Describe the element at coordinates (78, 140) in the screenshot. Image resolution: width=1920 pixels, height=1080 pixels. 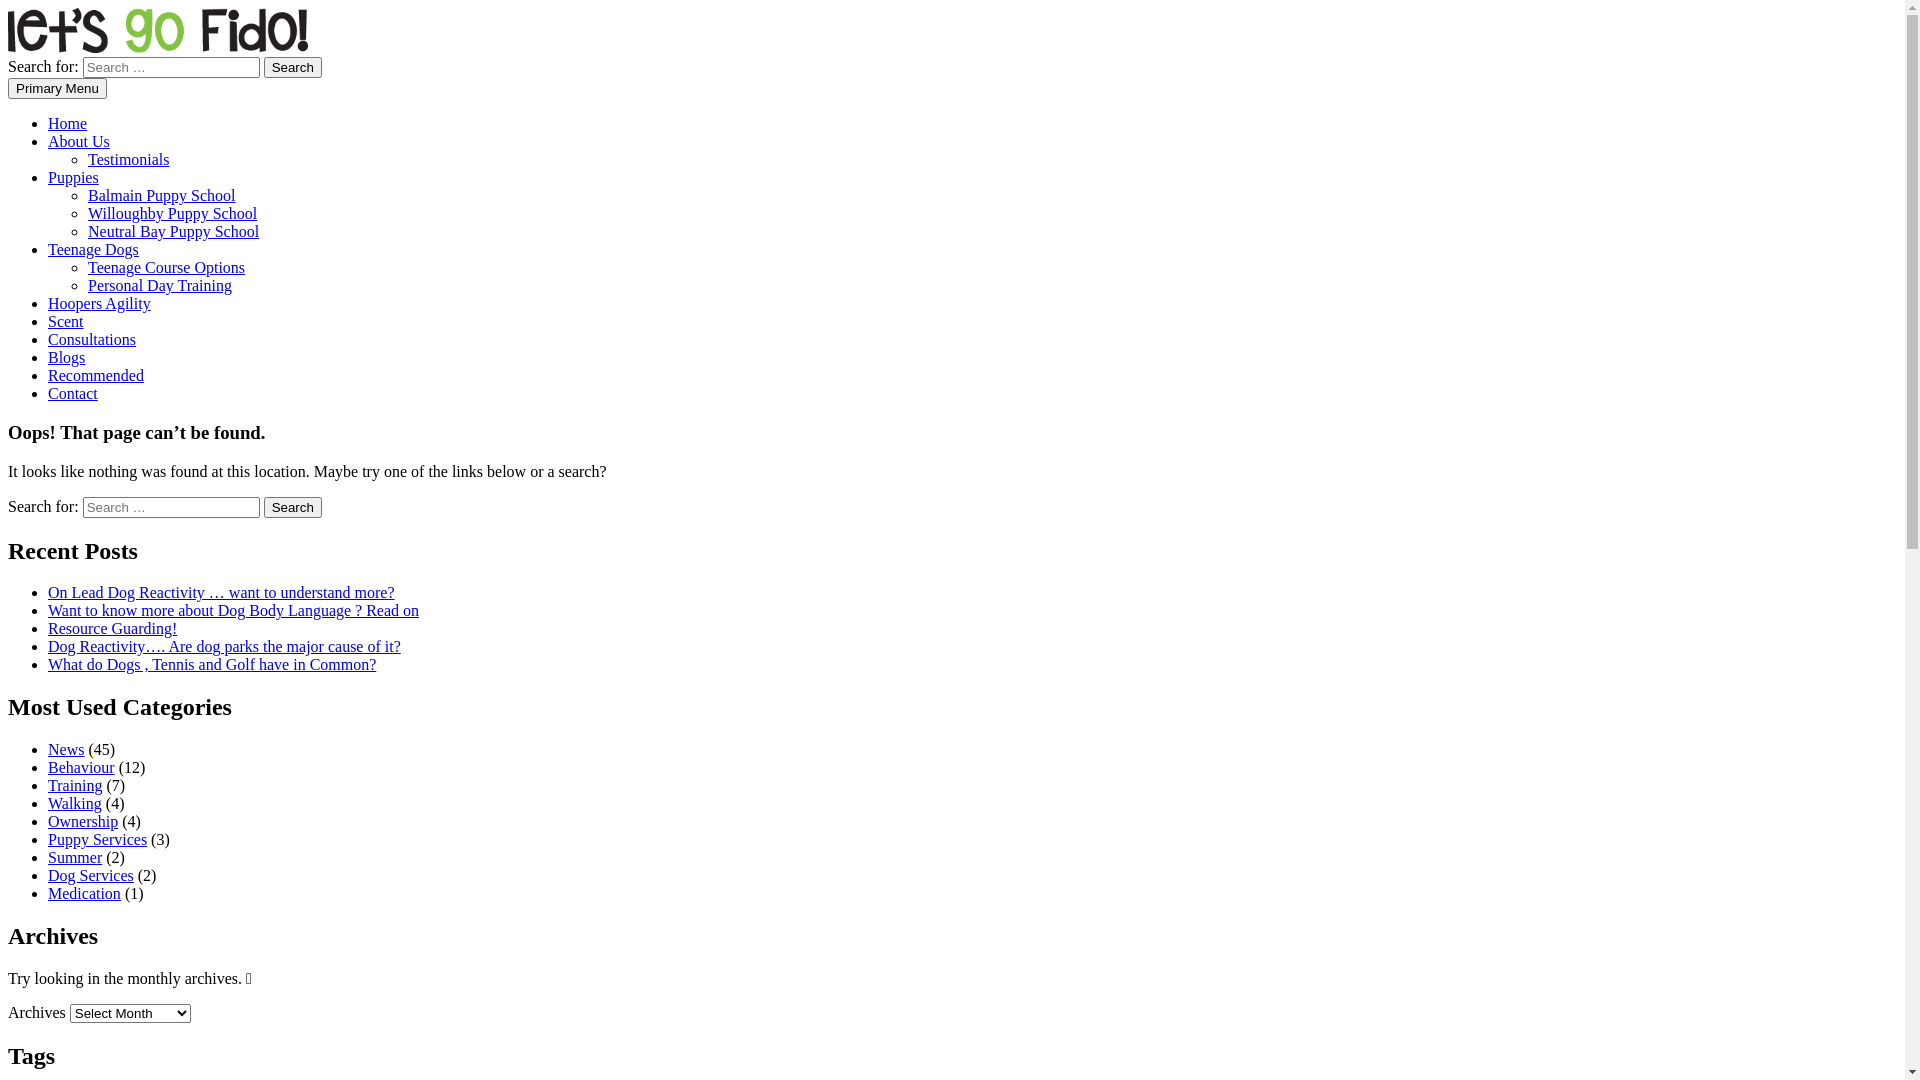
I see `'About Us'` at that location.